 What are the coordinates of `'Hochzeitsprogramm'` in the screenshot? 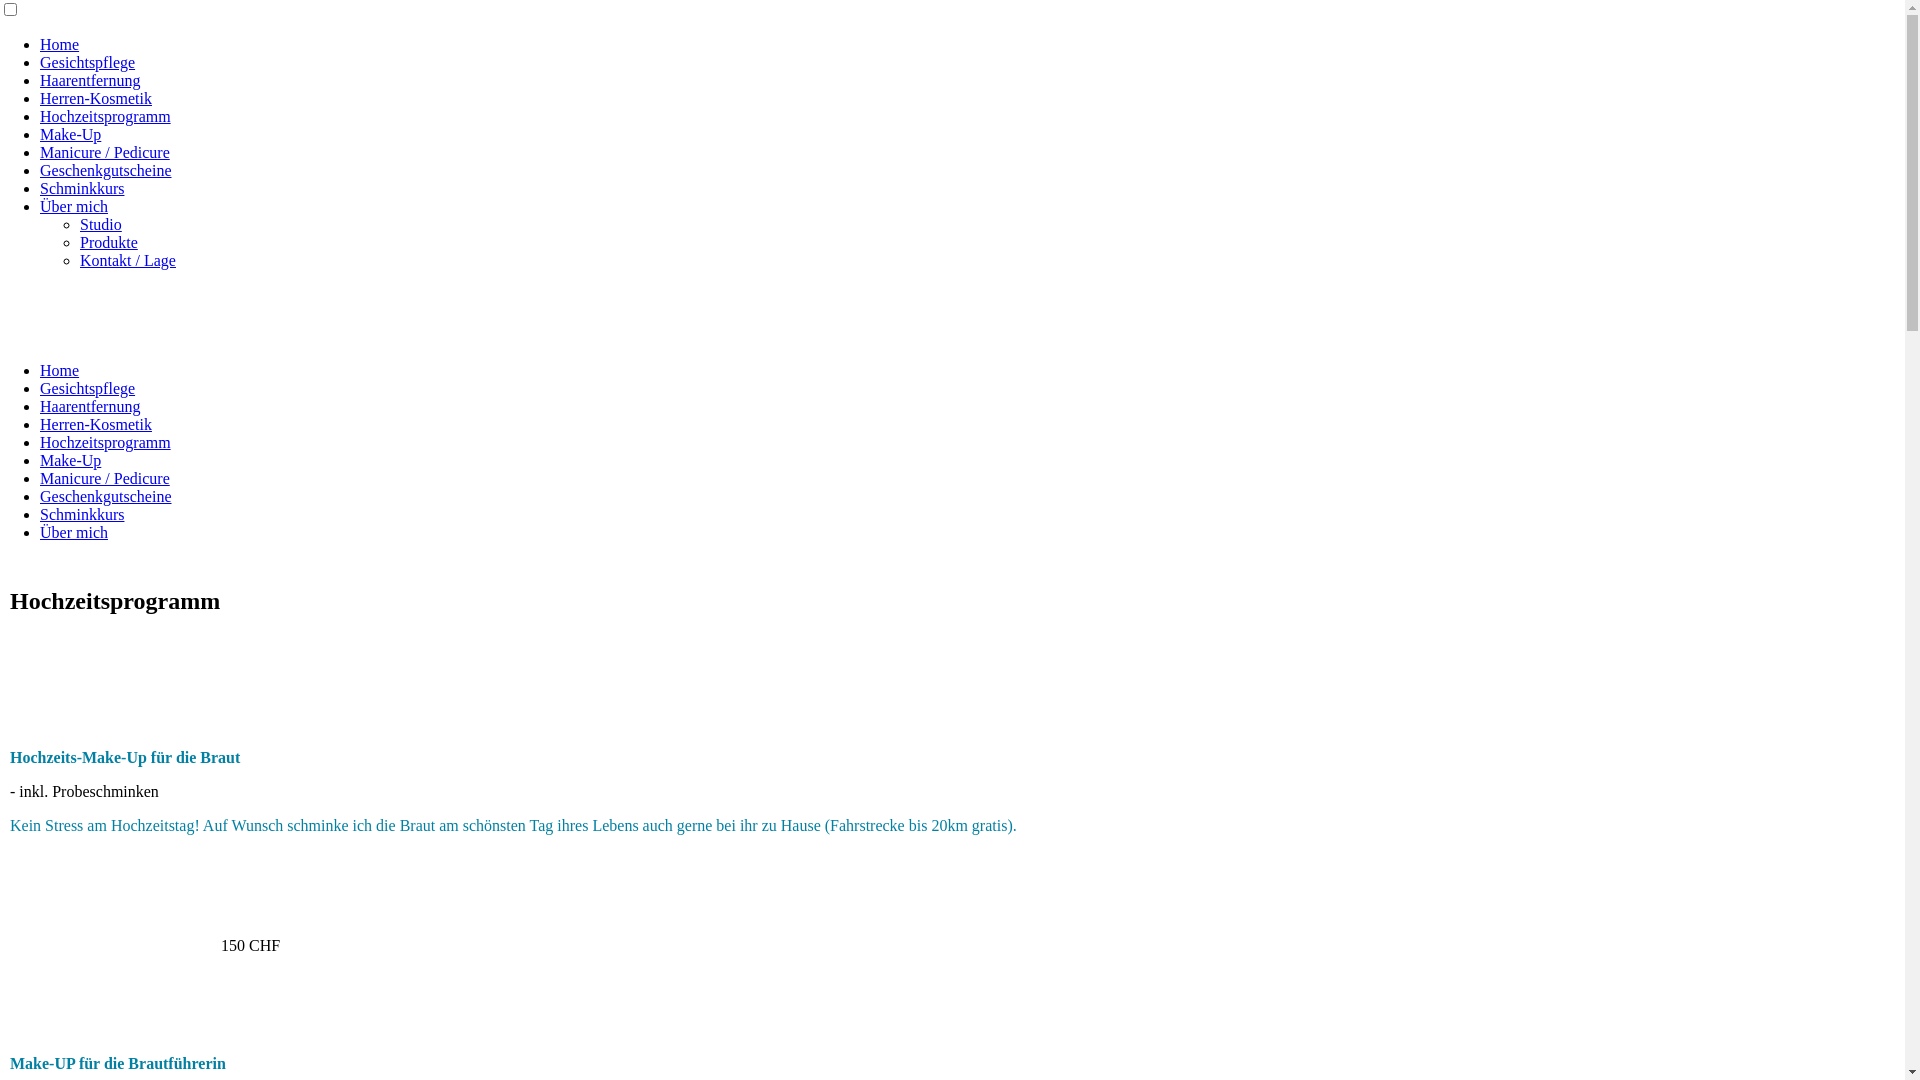 It's located at (104, 116).